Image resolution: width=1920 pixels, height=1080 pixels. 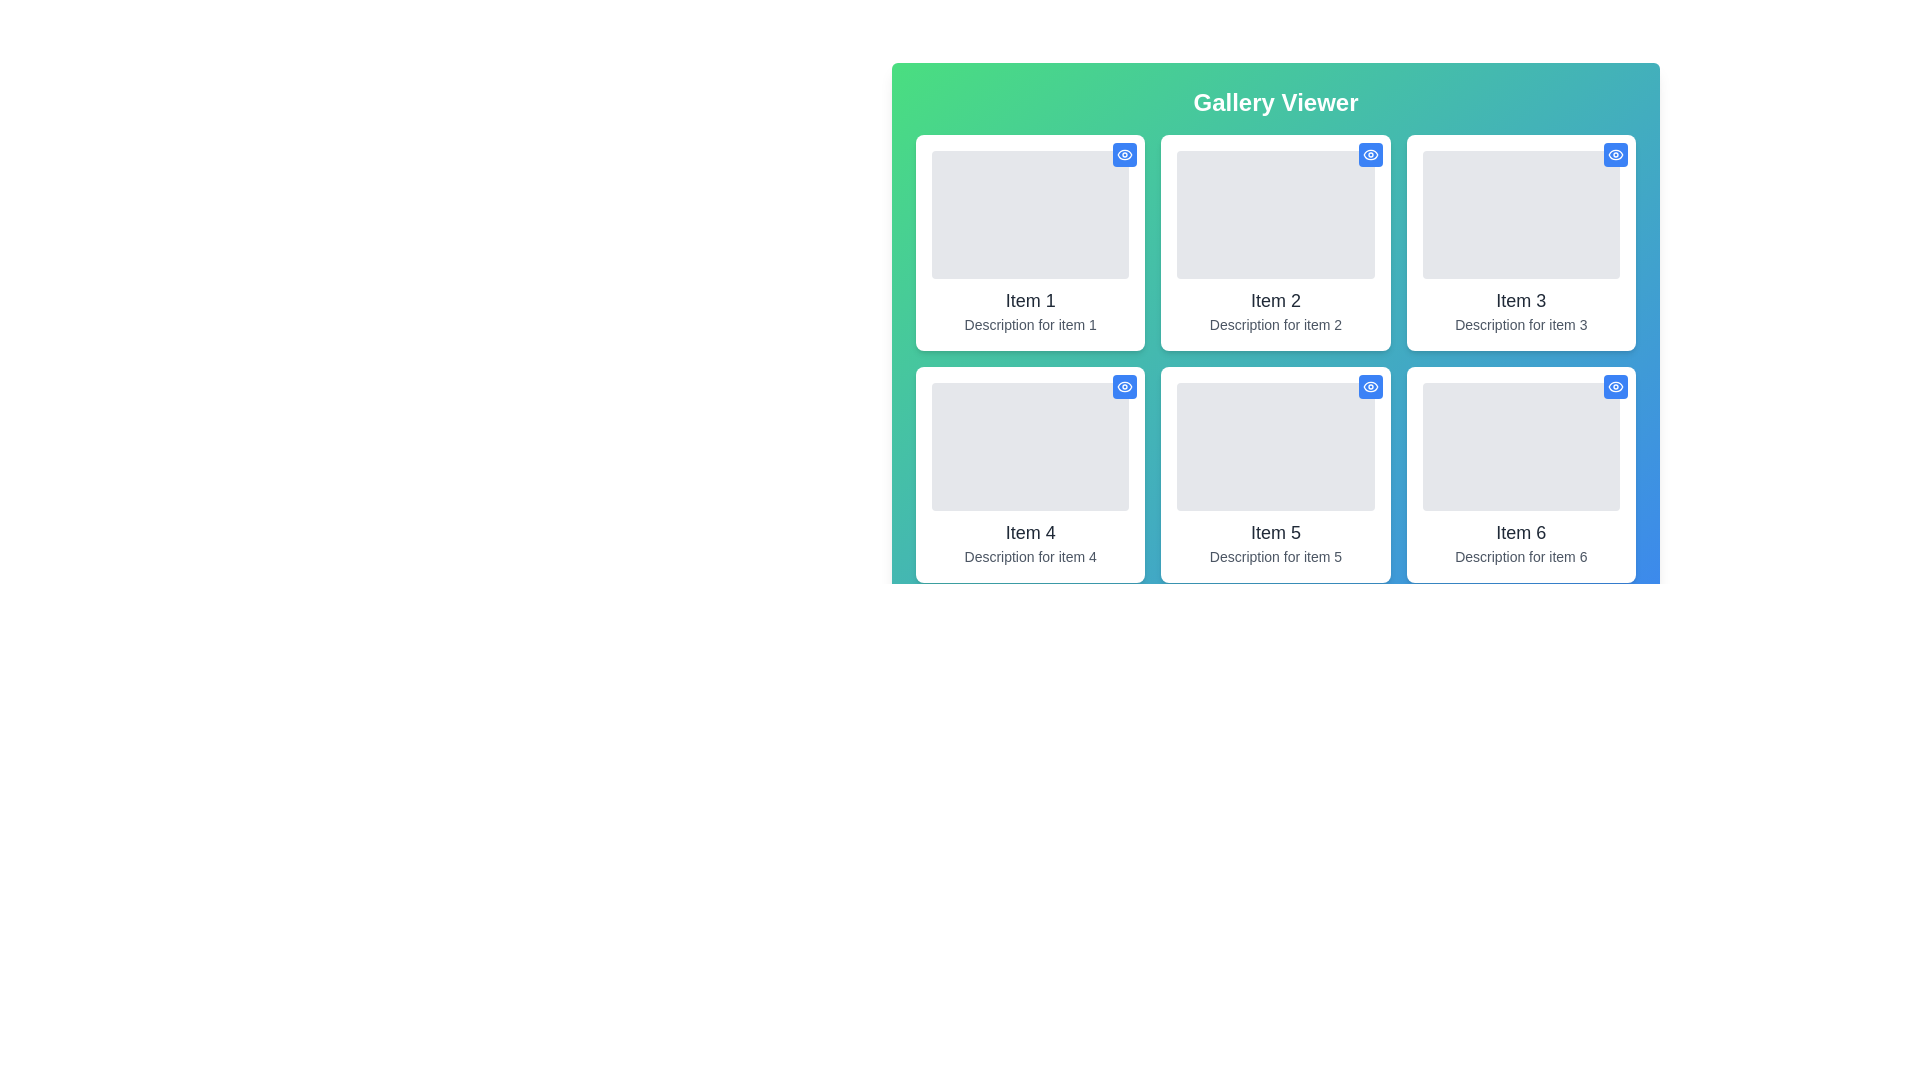 What do you see at coordinates (1275, 531) in the screenshot?
I see `the text label that serves as the title for the content in the card containing 'Description for item 5', located in the second row, middle column of the grid layout` at bounding box center [1275, 531].